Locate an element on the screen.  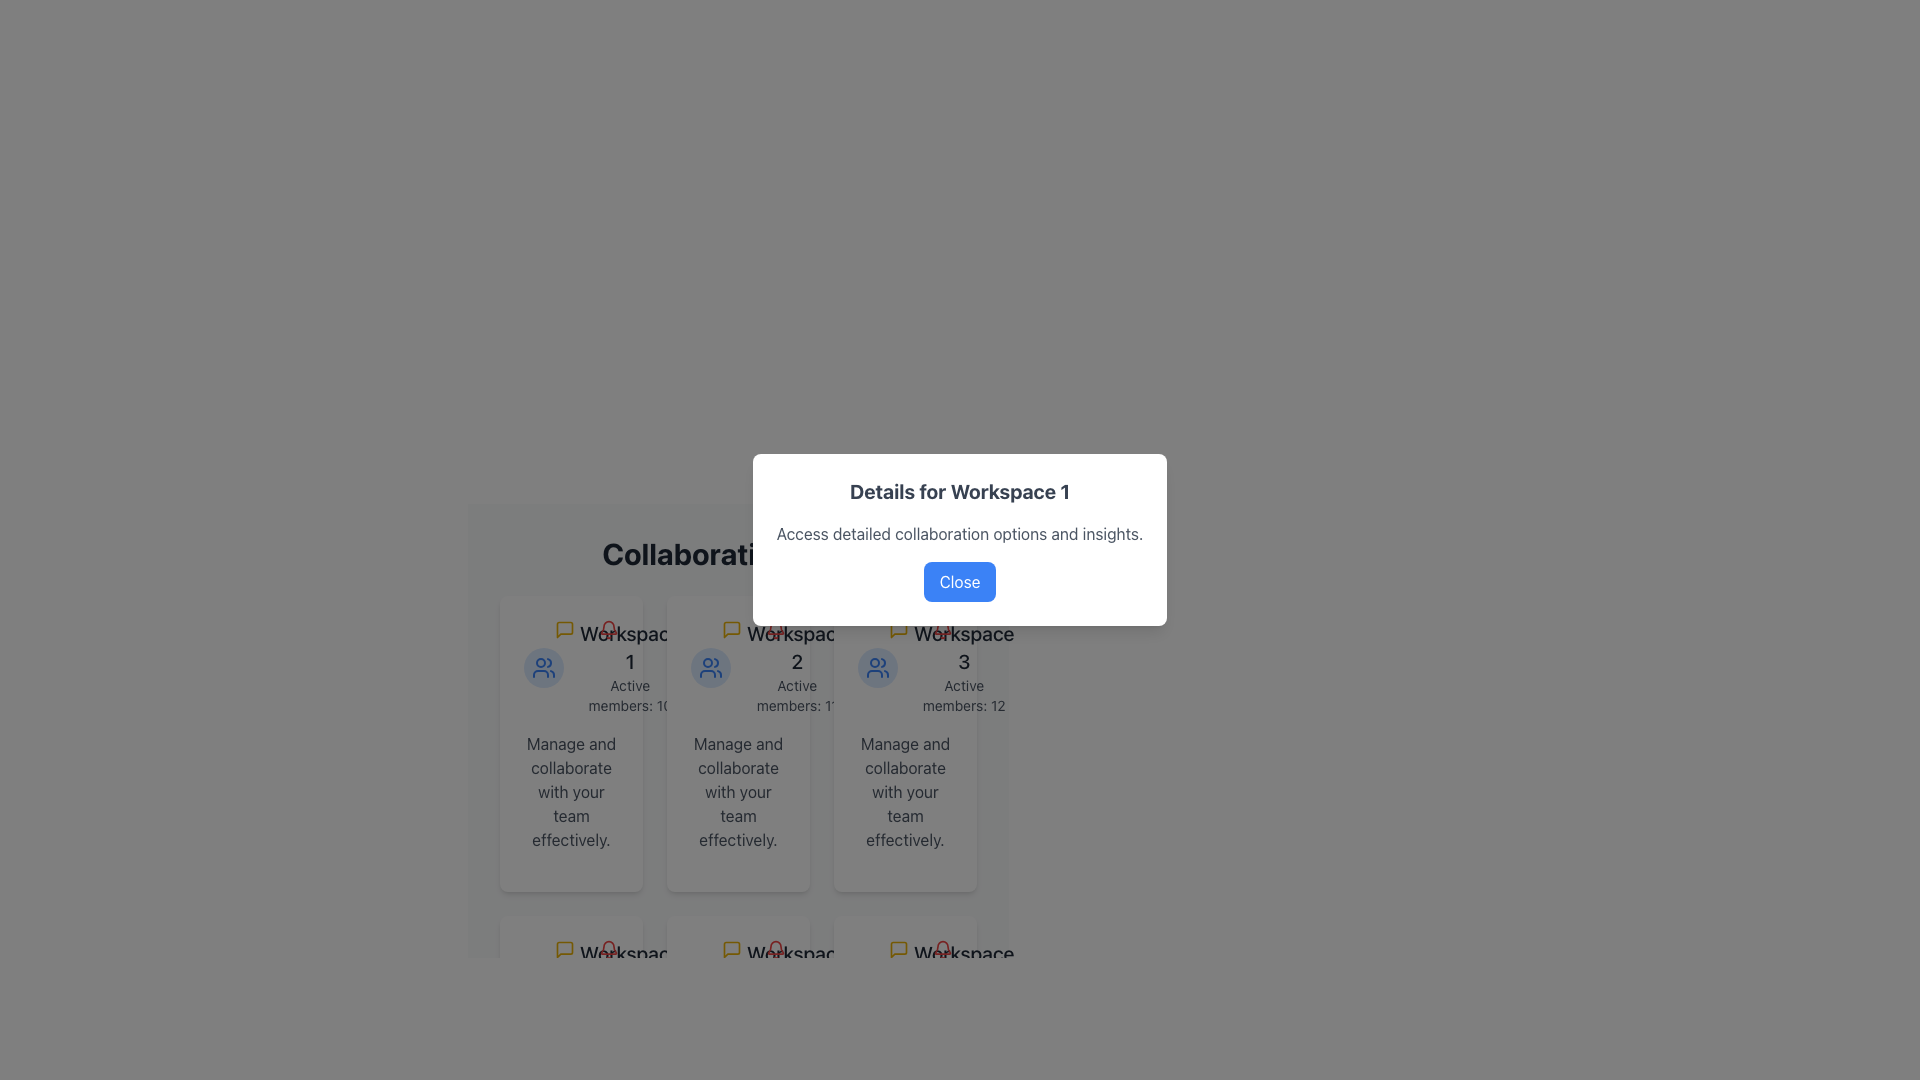
description text element that summarizes the purpose of 'Workspace 1', located below 'Active members: 10' in the workspace card is located at coordinates (570, 790).